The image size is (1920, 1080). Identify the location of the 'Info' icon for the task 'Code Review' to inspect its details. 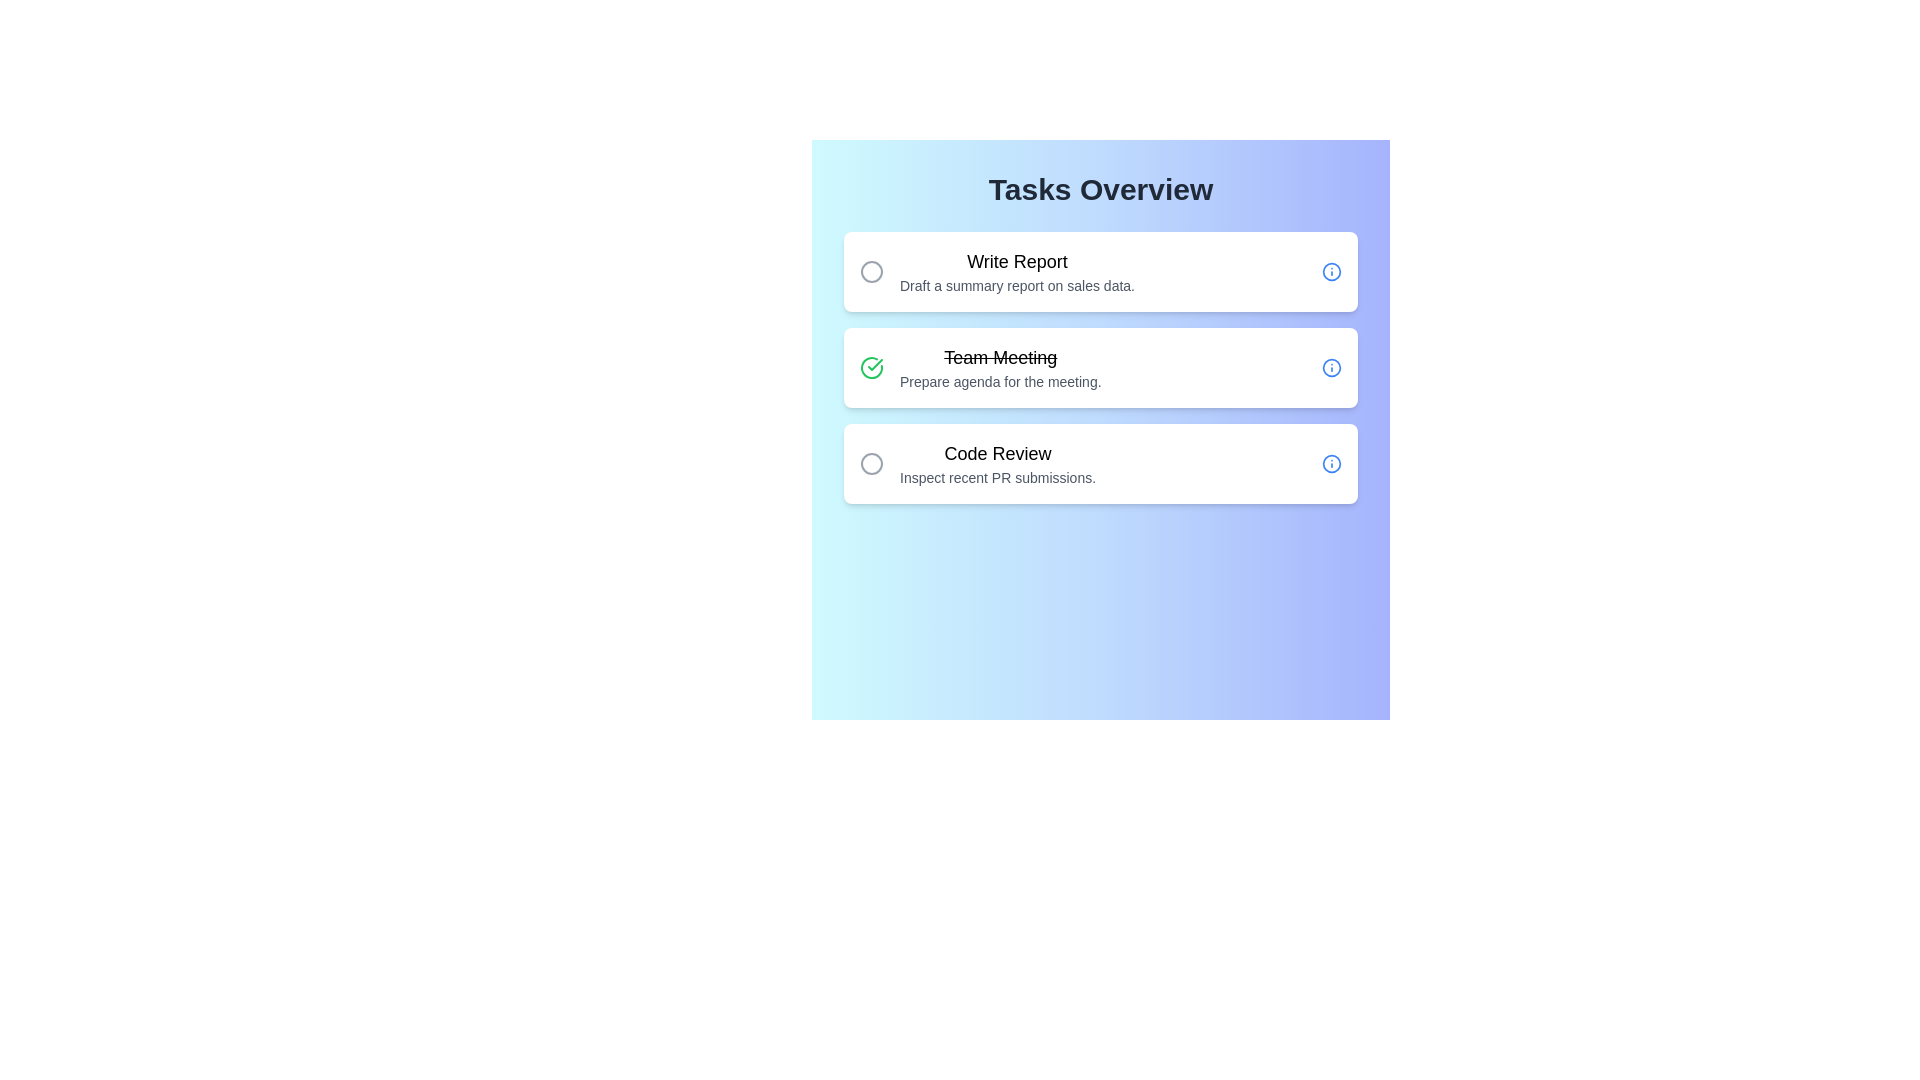
(1331, 463).